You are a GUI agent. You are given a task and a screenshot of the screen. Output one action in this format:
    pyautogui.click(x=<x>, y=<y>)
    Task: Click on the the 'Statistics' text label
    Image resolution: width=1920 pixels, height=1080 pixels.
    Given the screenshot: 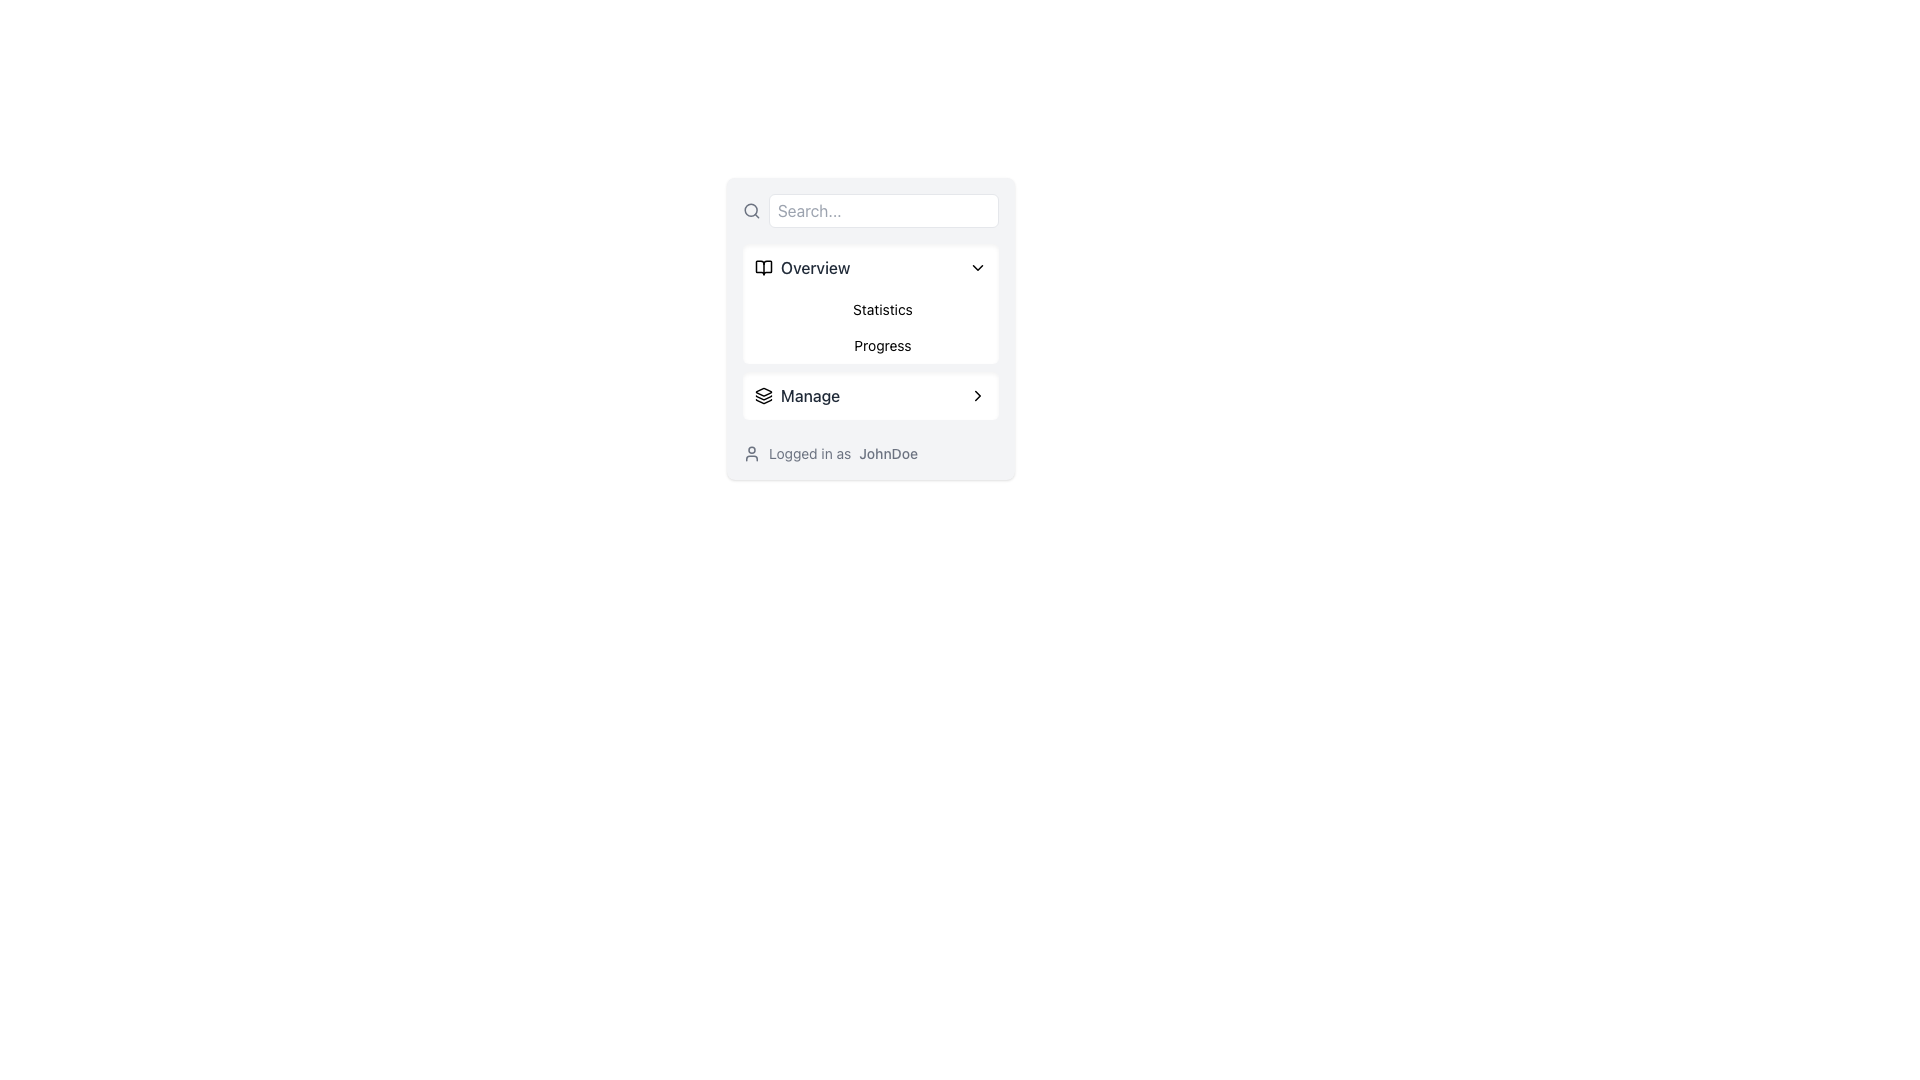 What is the action you would take?
    pyautogui.click(x=882, y=309)
    